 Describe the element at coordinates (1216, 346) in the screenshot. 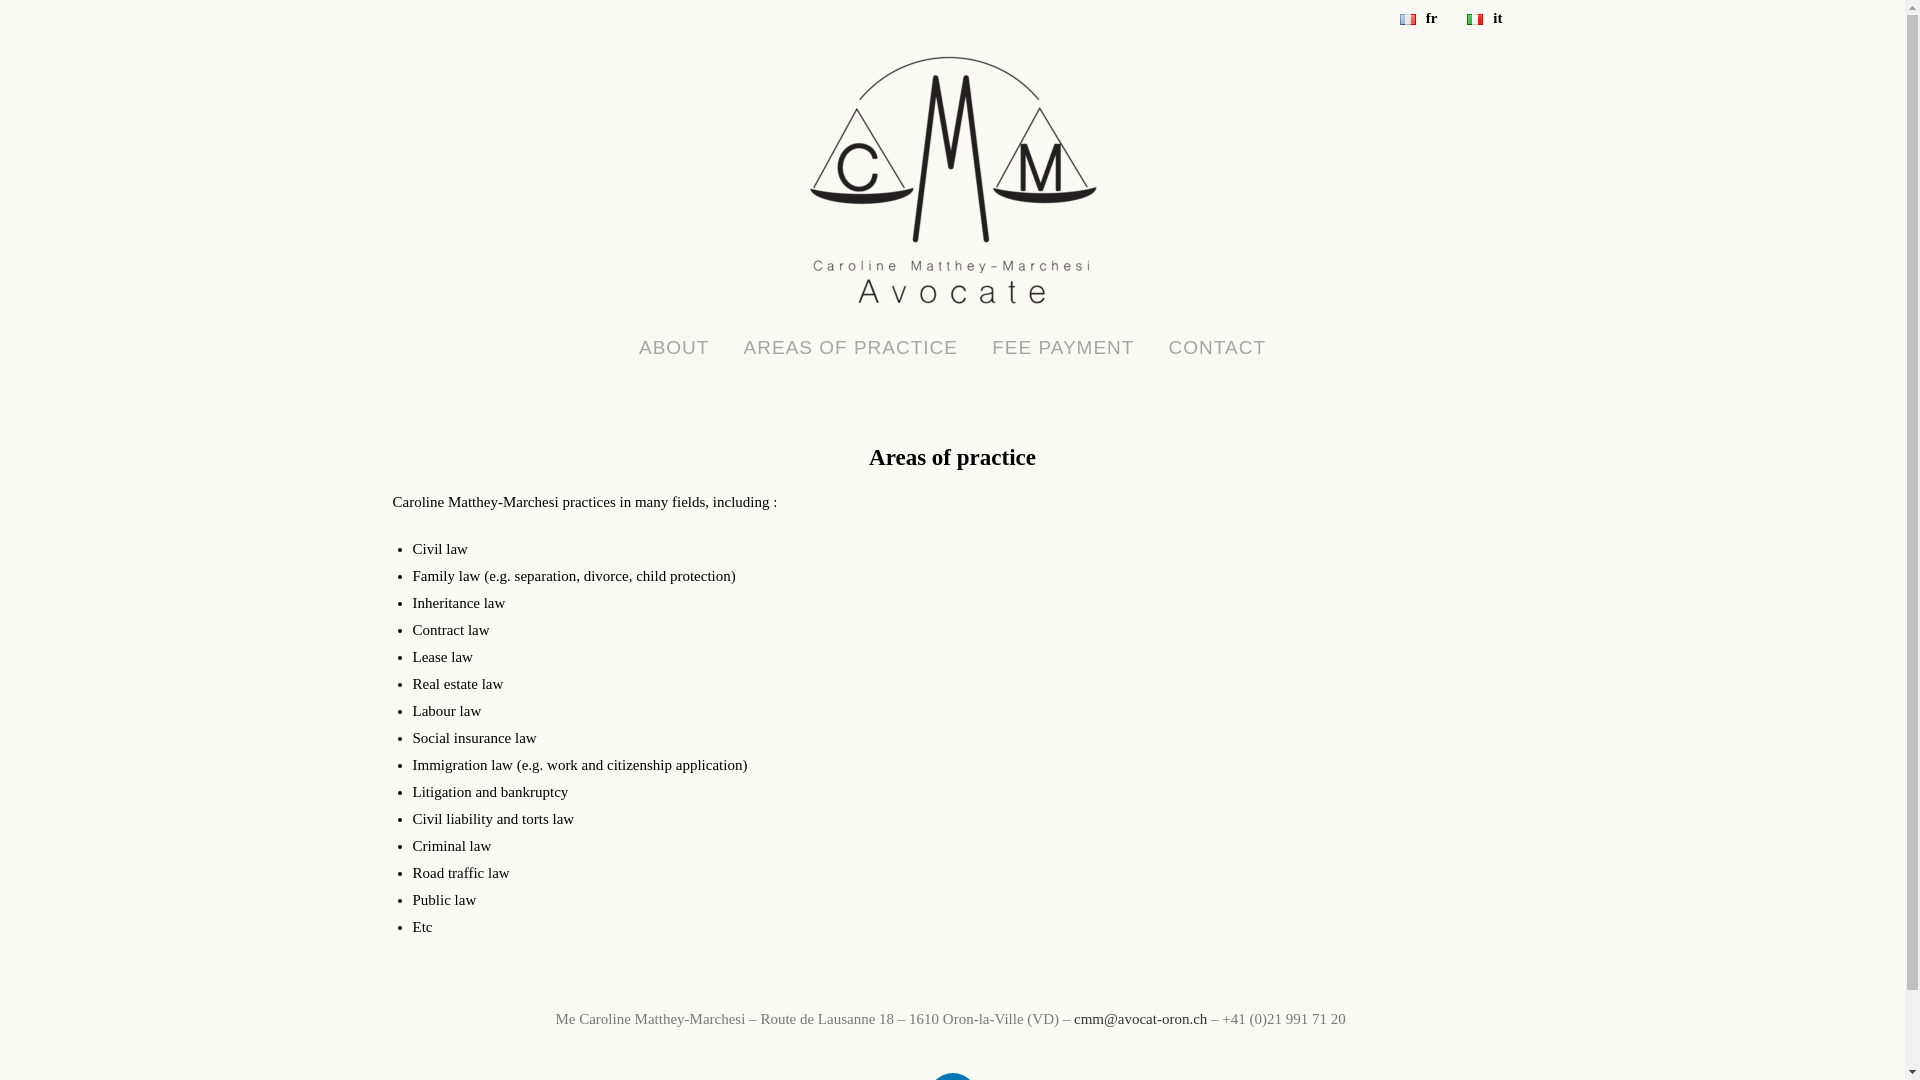

I see `'CONTACT'` at that location.